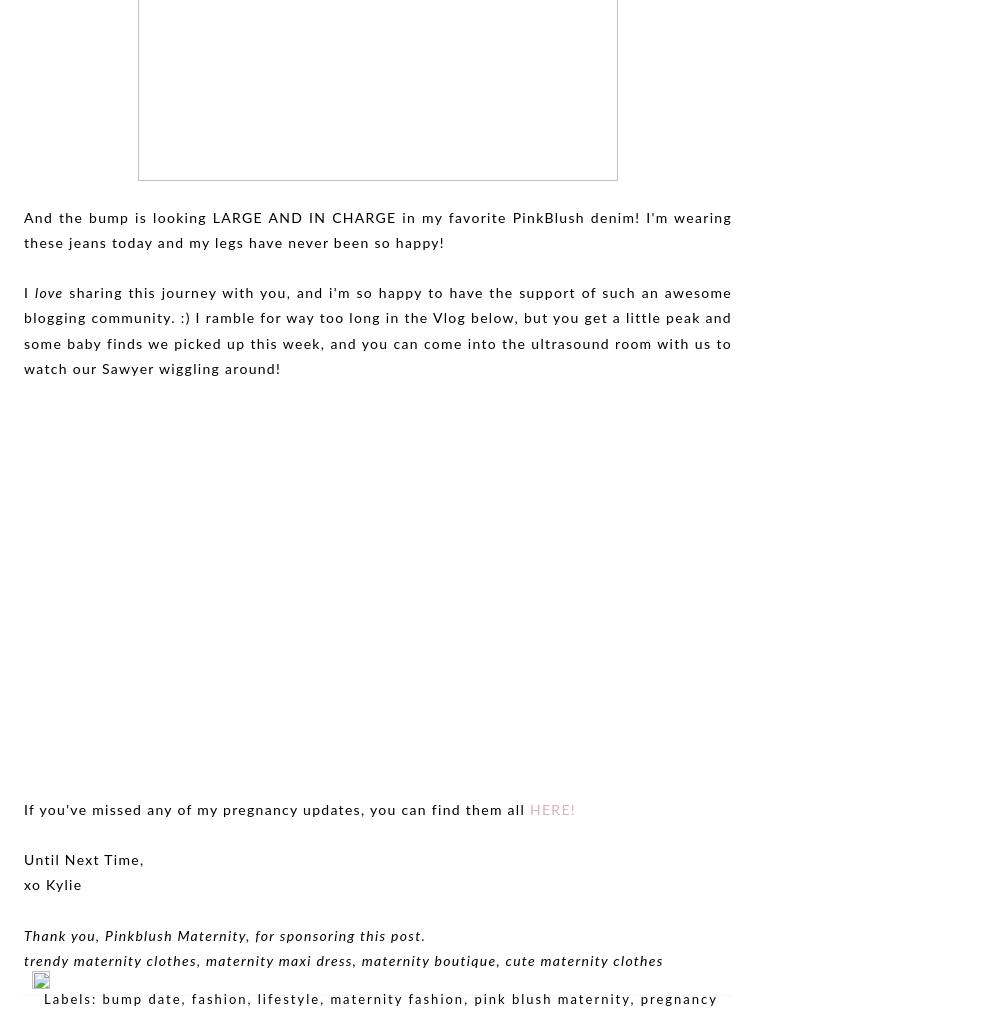  Describe the element at coordinates (23, 936) in the screenshot. I see `'Thank you, Pinkblush Maternity, for sponsoring this post.'` at that location.